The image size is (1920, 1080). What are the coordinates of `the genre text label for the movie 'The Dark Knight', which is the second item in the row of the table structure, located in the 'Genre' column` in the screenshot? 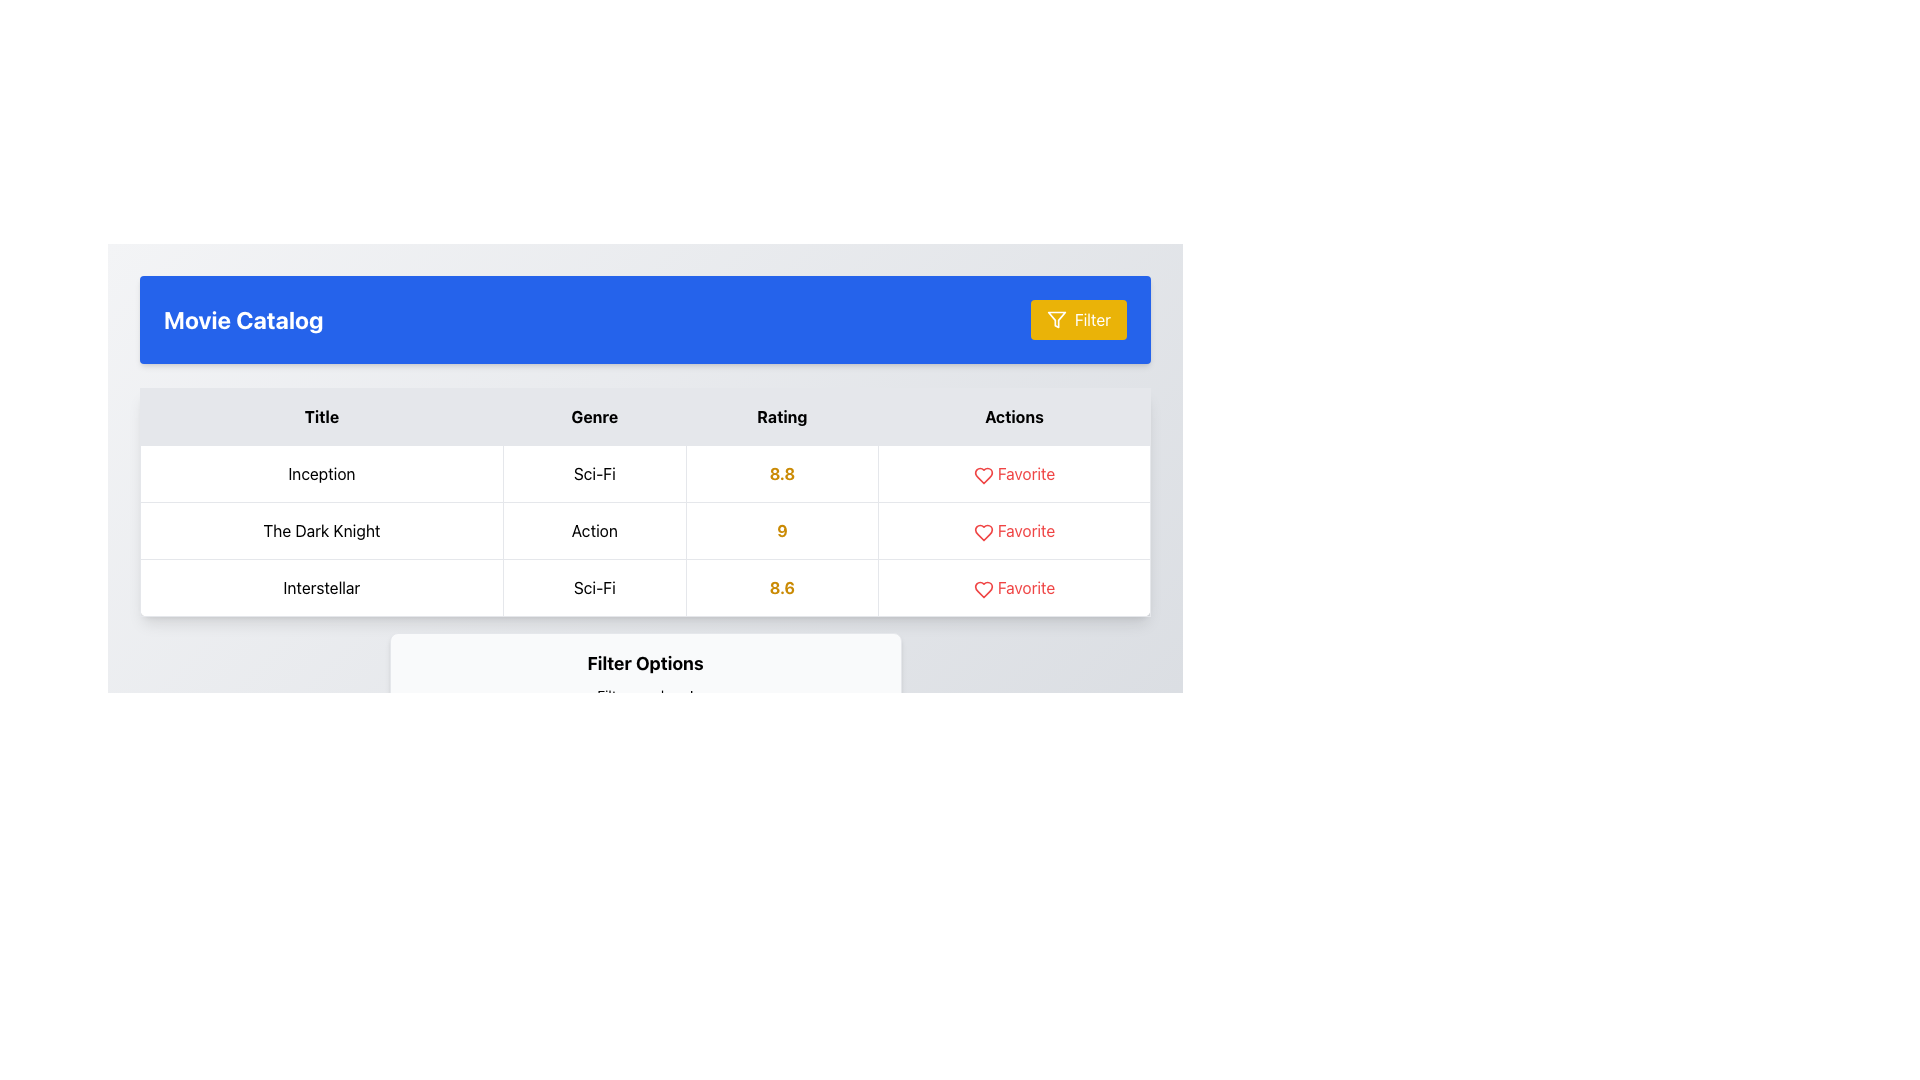 It's located at (593, 530).